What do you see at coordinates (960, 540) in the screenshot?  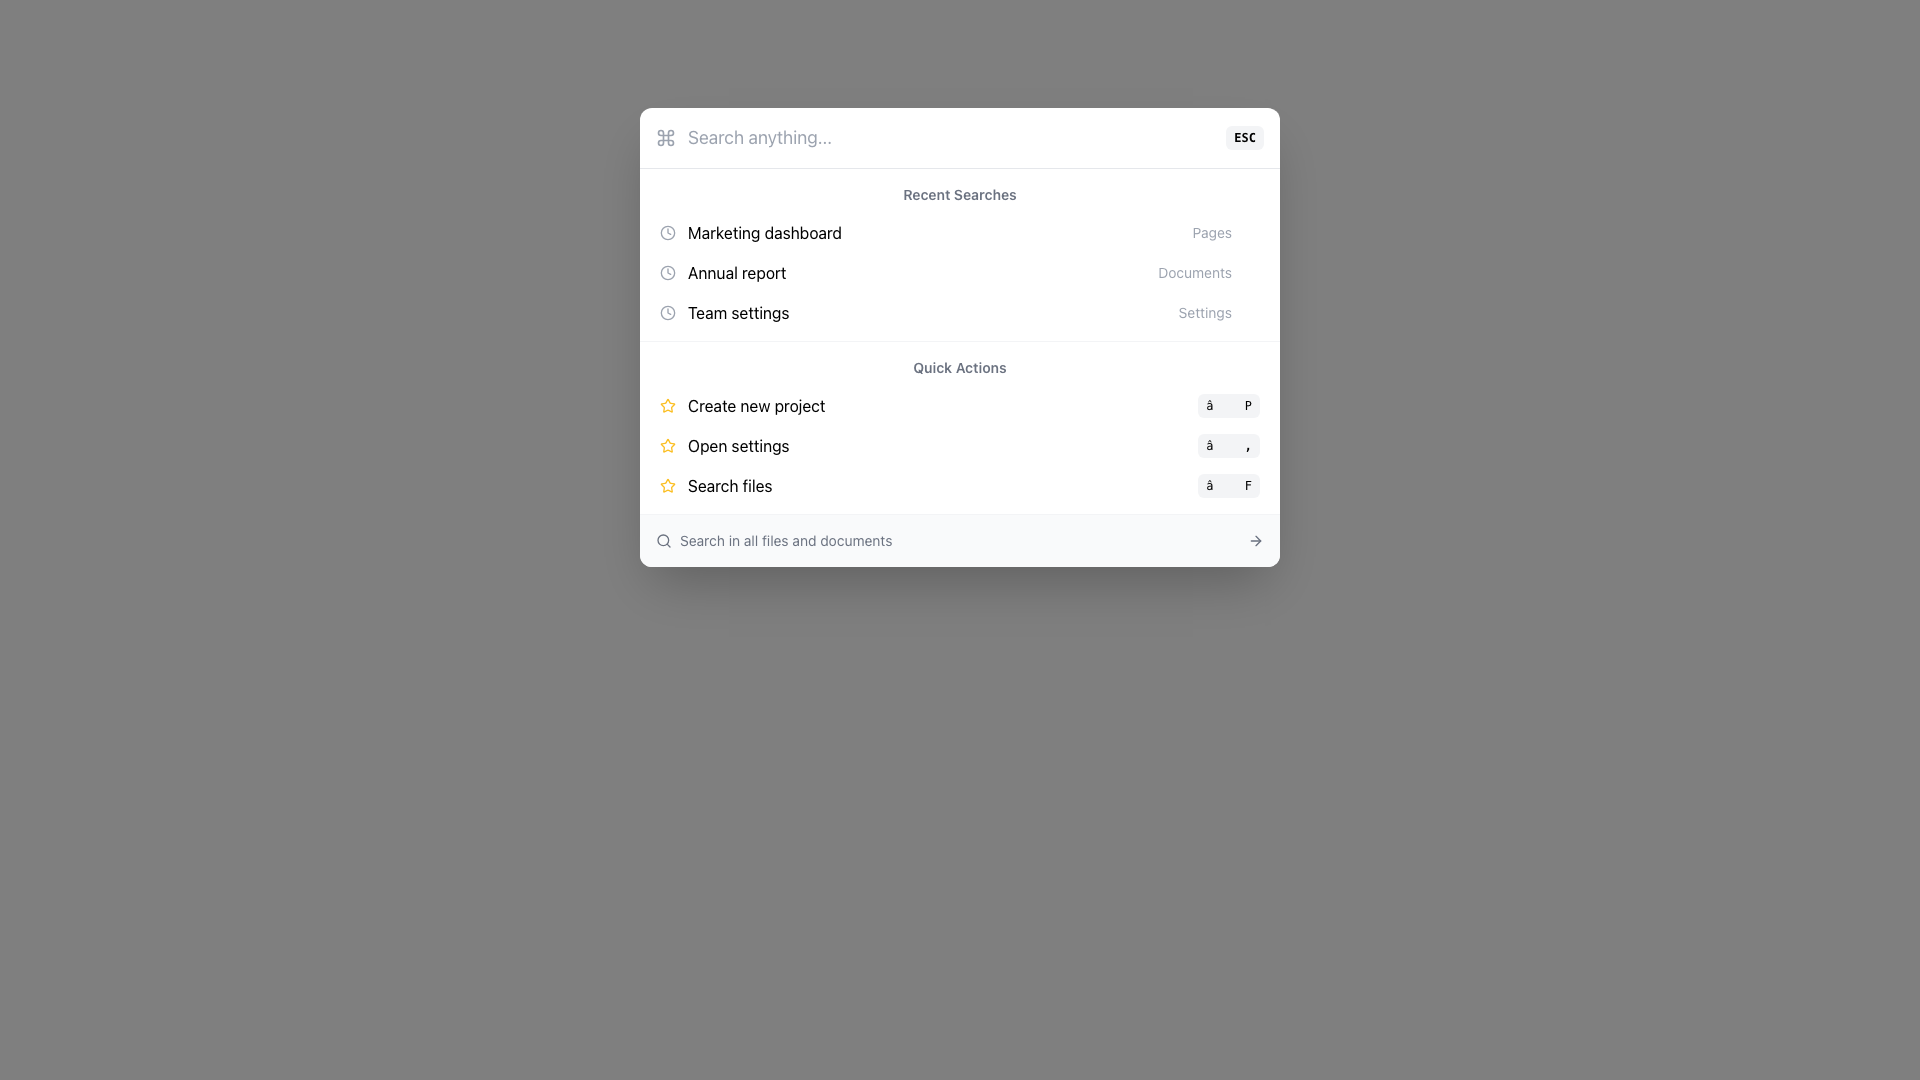 I see `the search bar at the bottom of the modal, which includes a magnifying glass icon and the text 'Search in all files and documents', for typing` at bounding box center [960, 540].